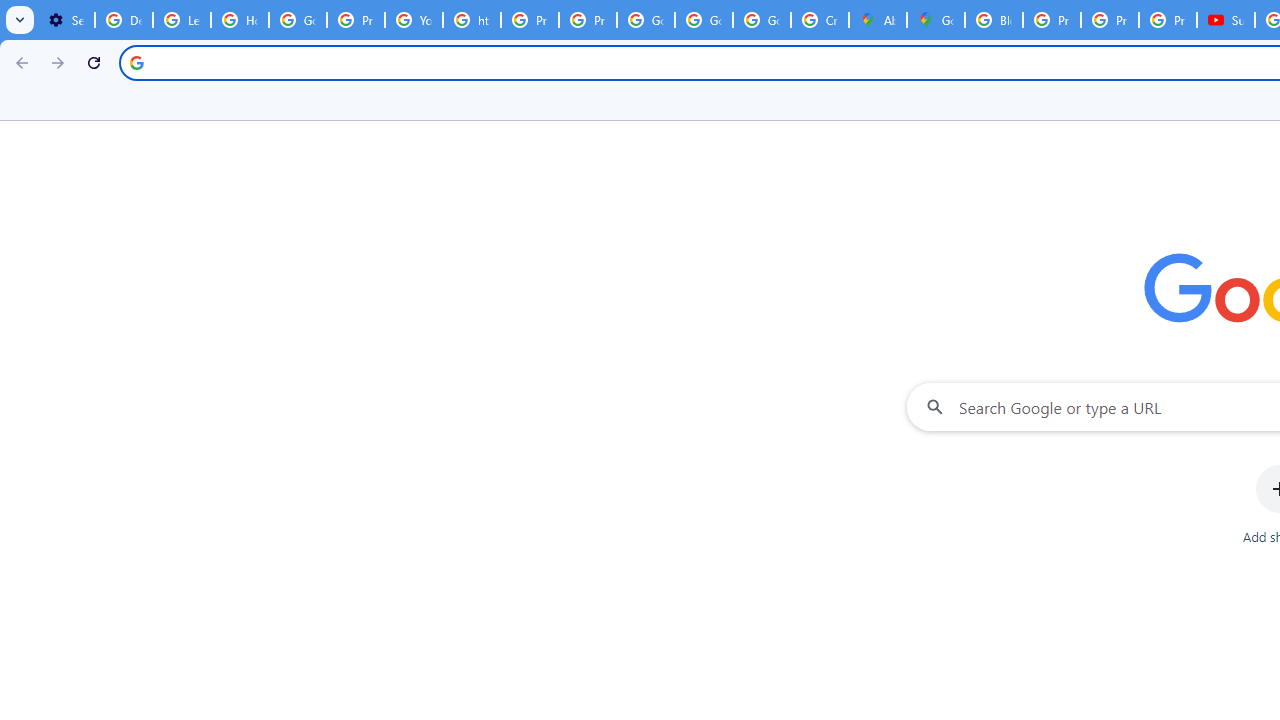  Describe the element at coordinates (993, 20) in the screenshot. I see `'Blogger Policies and Guidelines - Transparency Center'` at that location.